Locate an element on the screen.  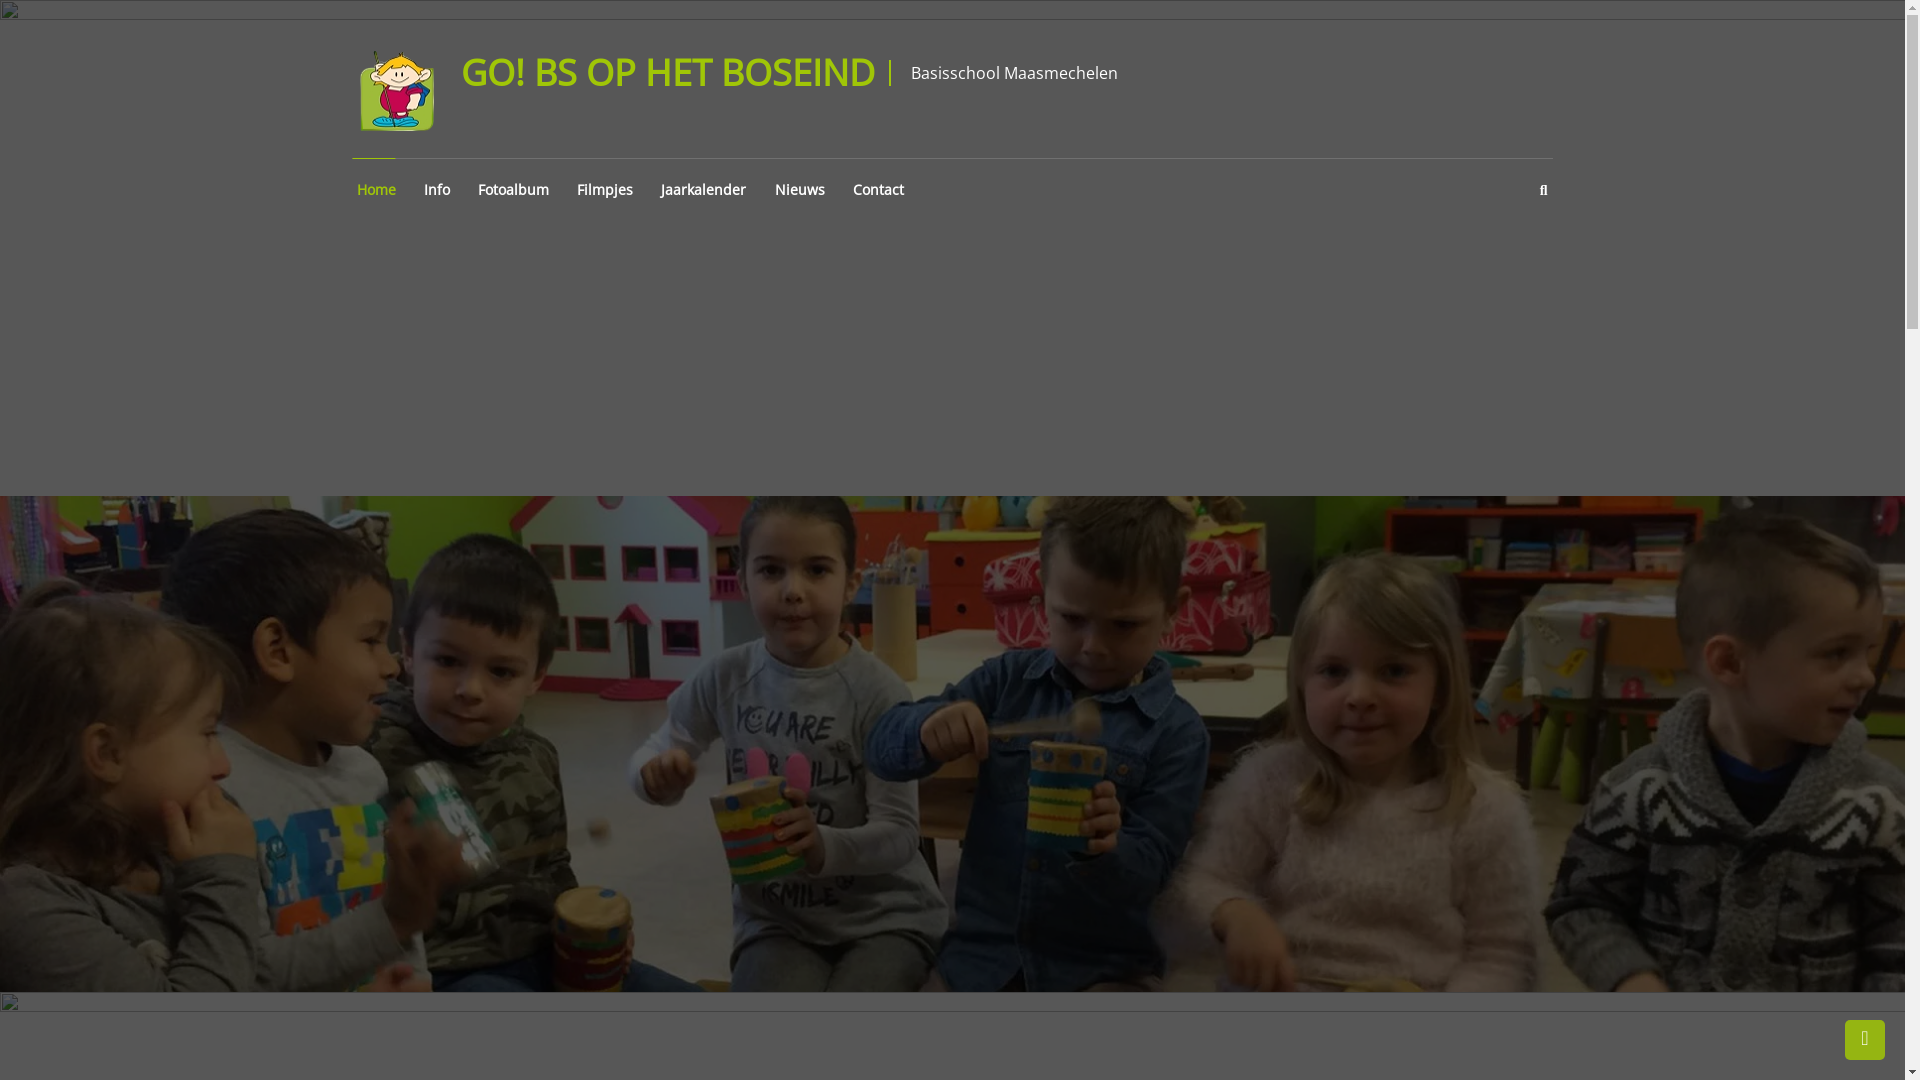
'GO! BS OP HET BOSEIND' is located at coordinates (667, 71).